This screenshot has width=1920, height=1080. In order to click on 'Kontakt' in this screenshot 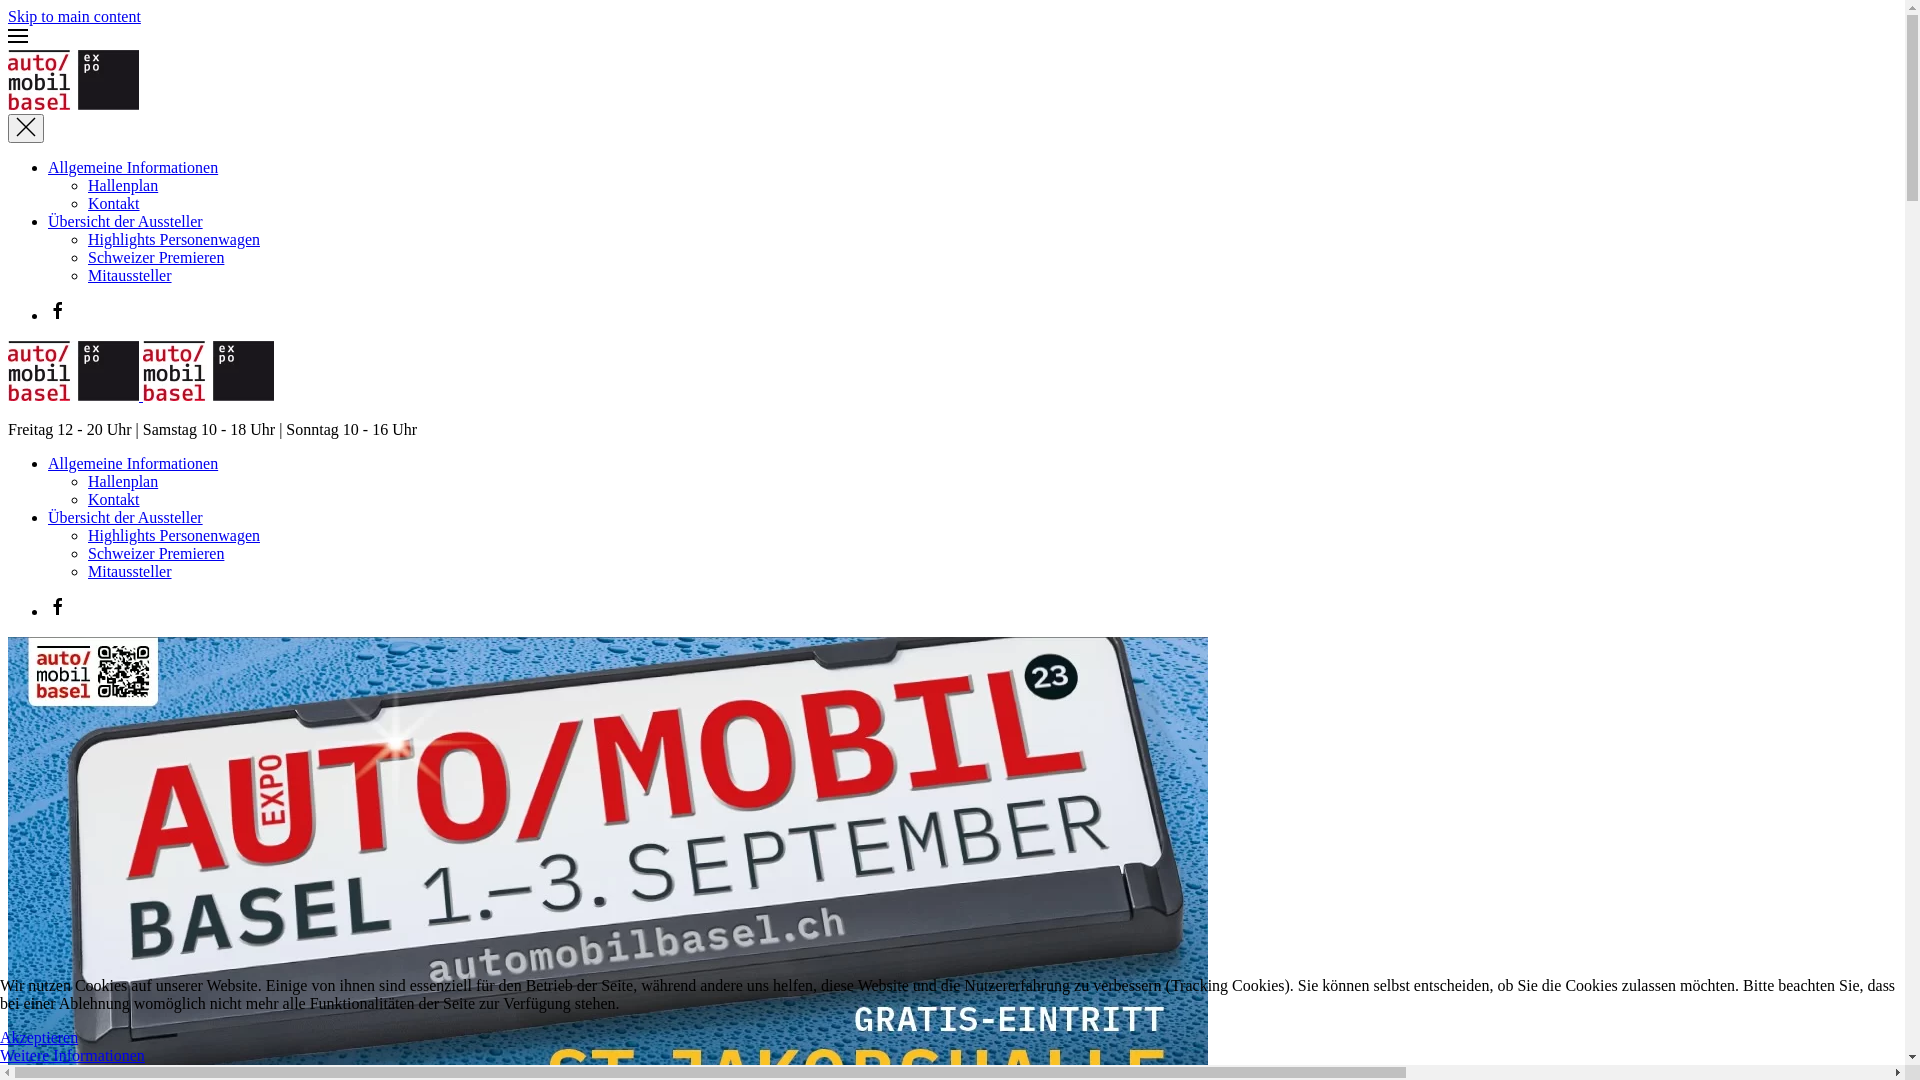, I will do `click(113, 203)`.